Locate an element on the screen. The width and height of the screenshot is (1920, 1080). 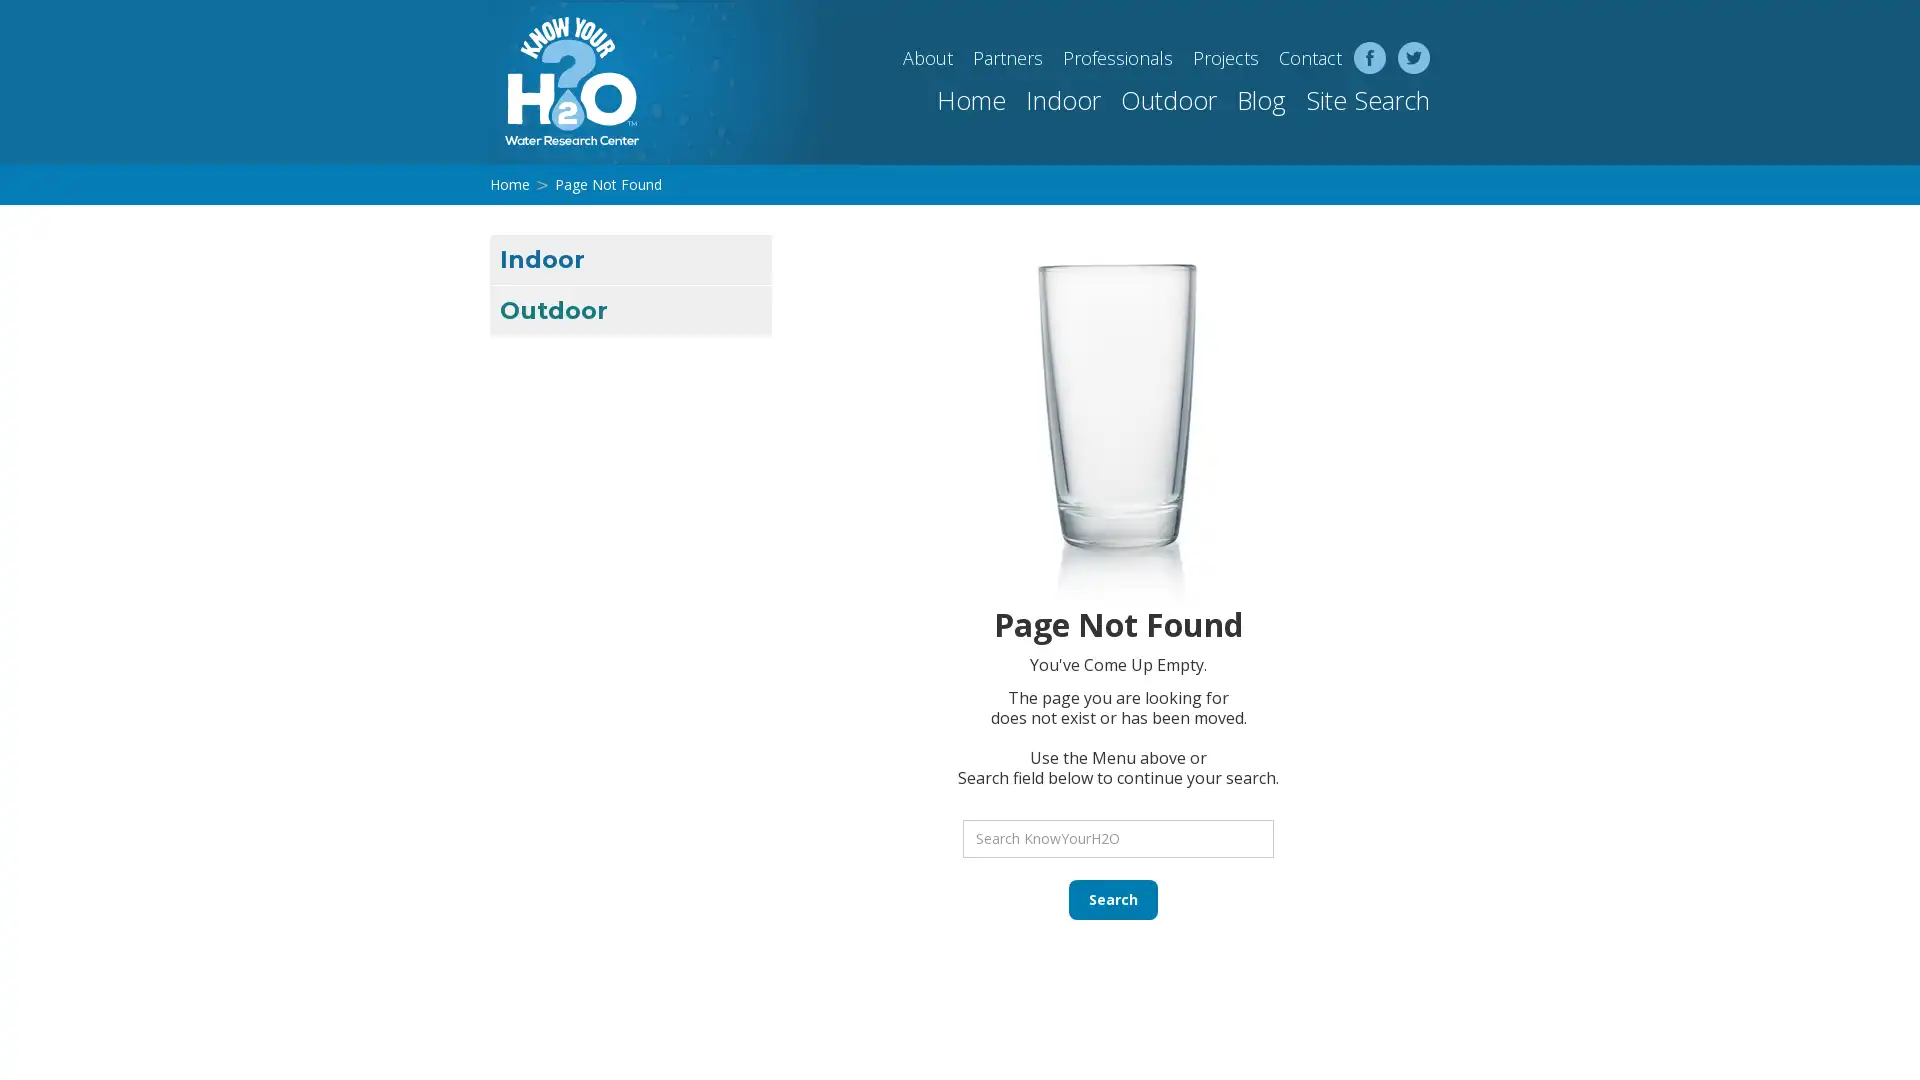
Search is located at coordinates (1112, 897).